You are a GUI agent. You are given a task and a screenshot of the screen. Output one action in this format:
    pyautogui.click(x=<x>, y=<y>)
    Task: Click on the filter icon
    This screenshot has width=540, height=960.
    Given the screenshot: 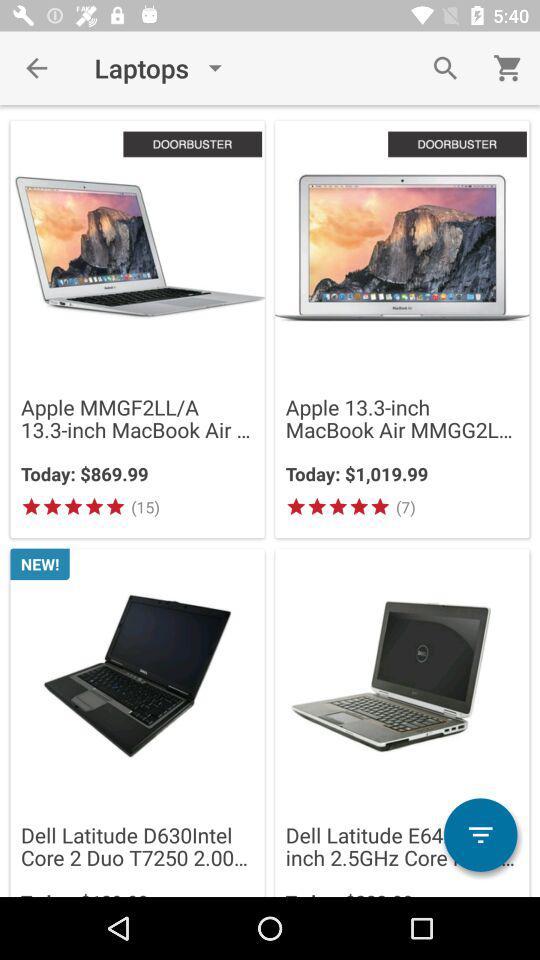 What is the action you would take?
    pyautogui.click(x=479, y=835)
    